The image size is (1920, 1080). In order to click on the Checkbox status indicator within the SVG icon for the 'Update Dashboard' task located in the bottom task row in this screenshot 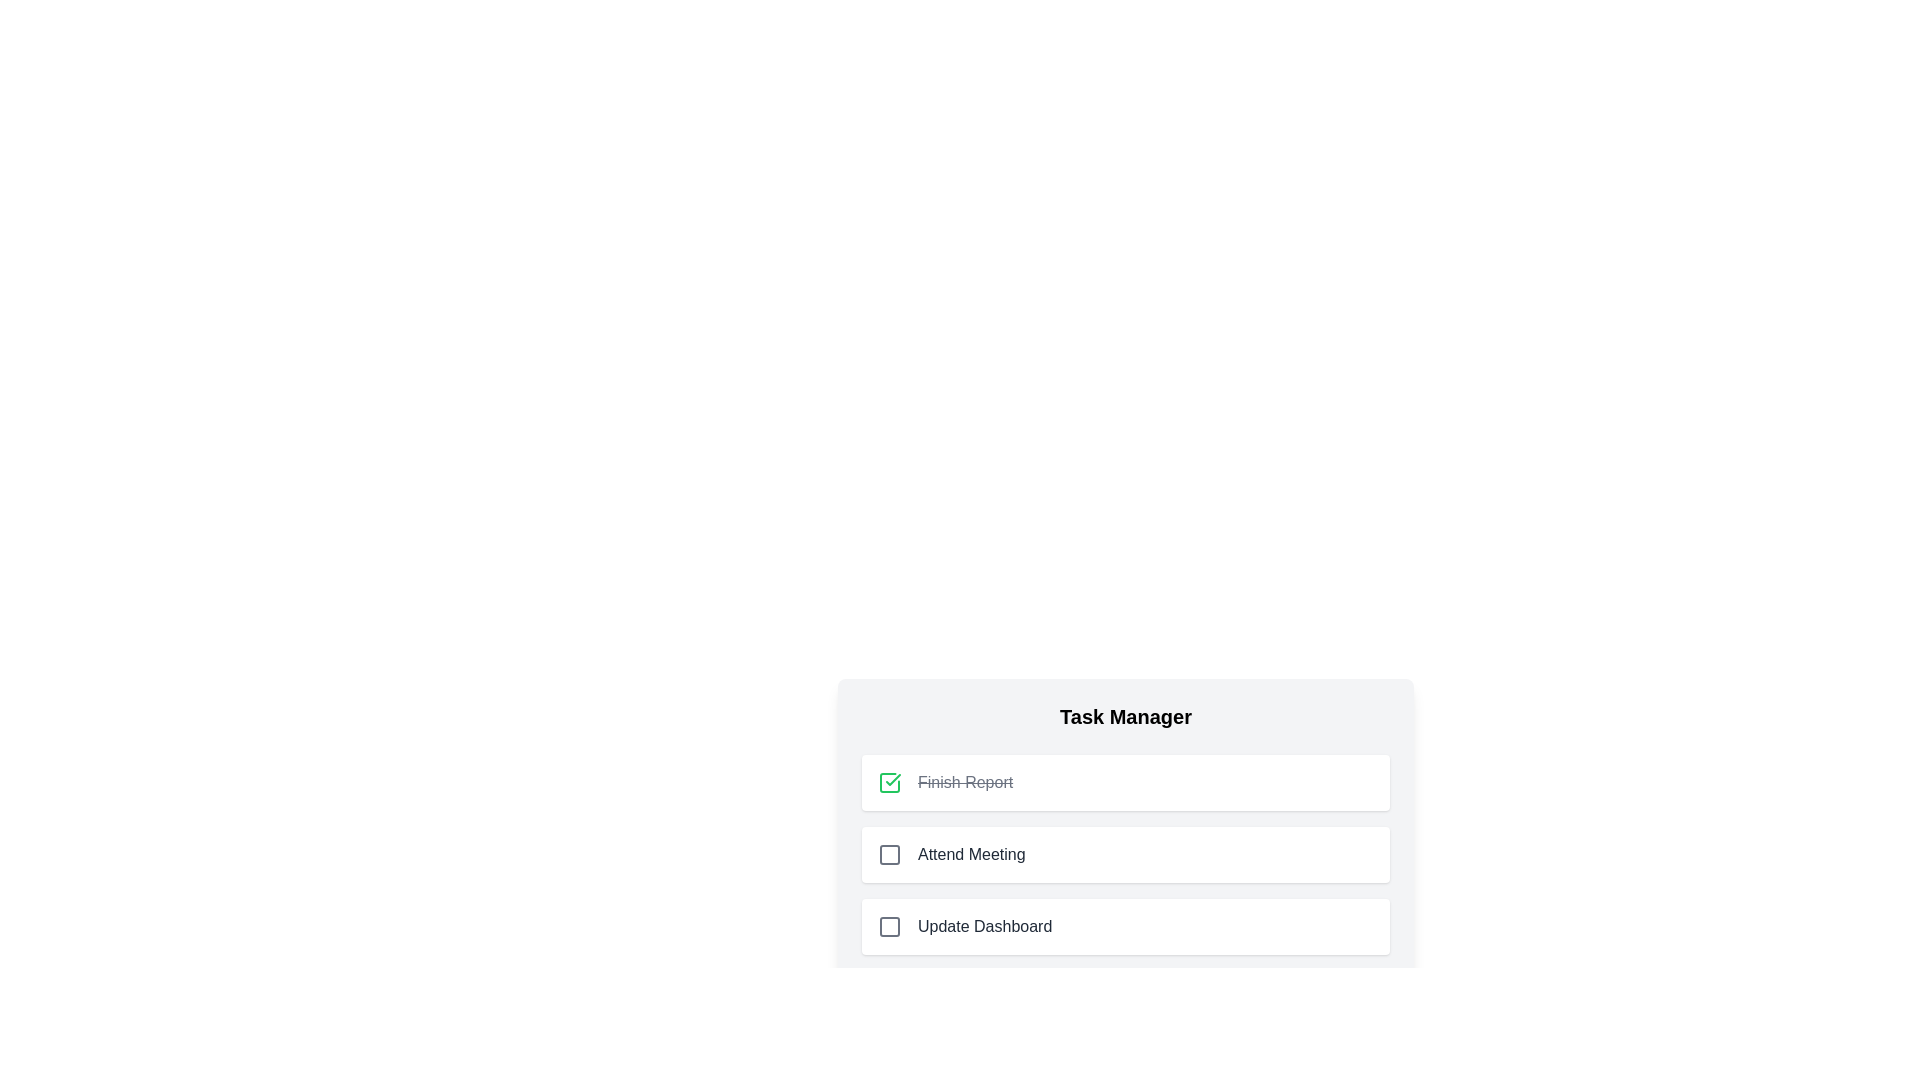, I will do `click(888, 926)`.